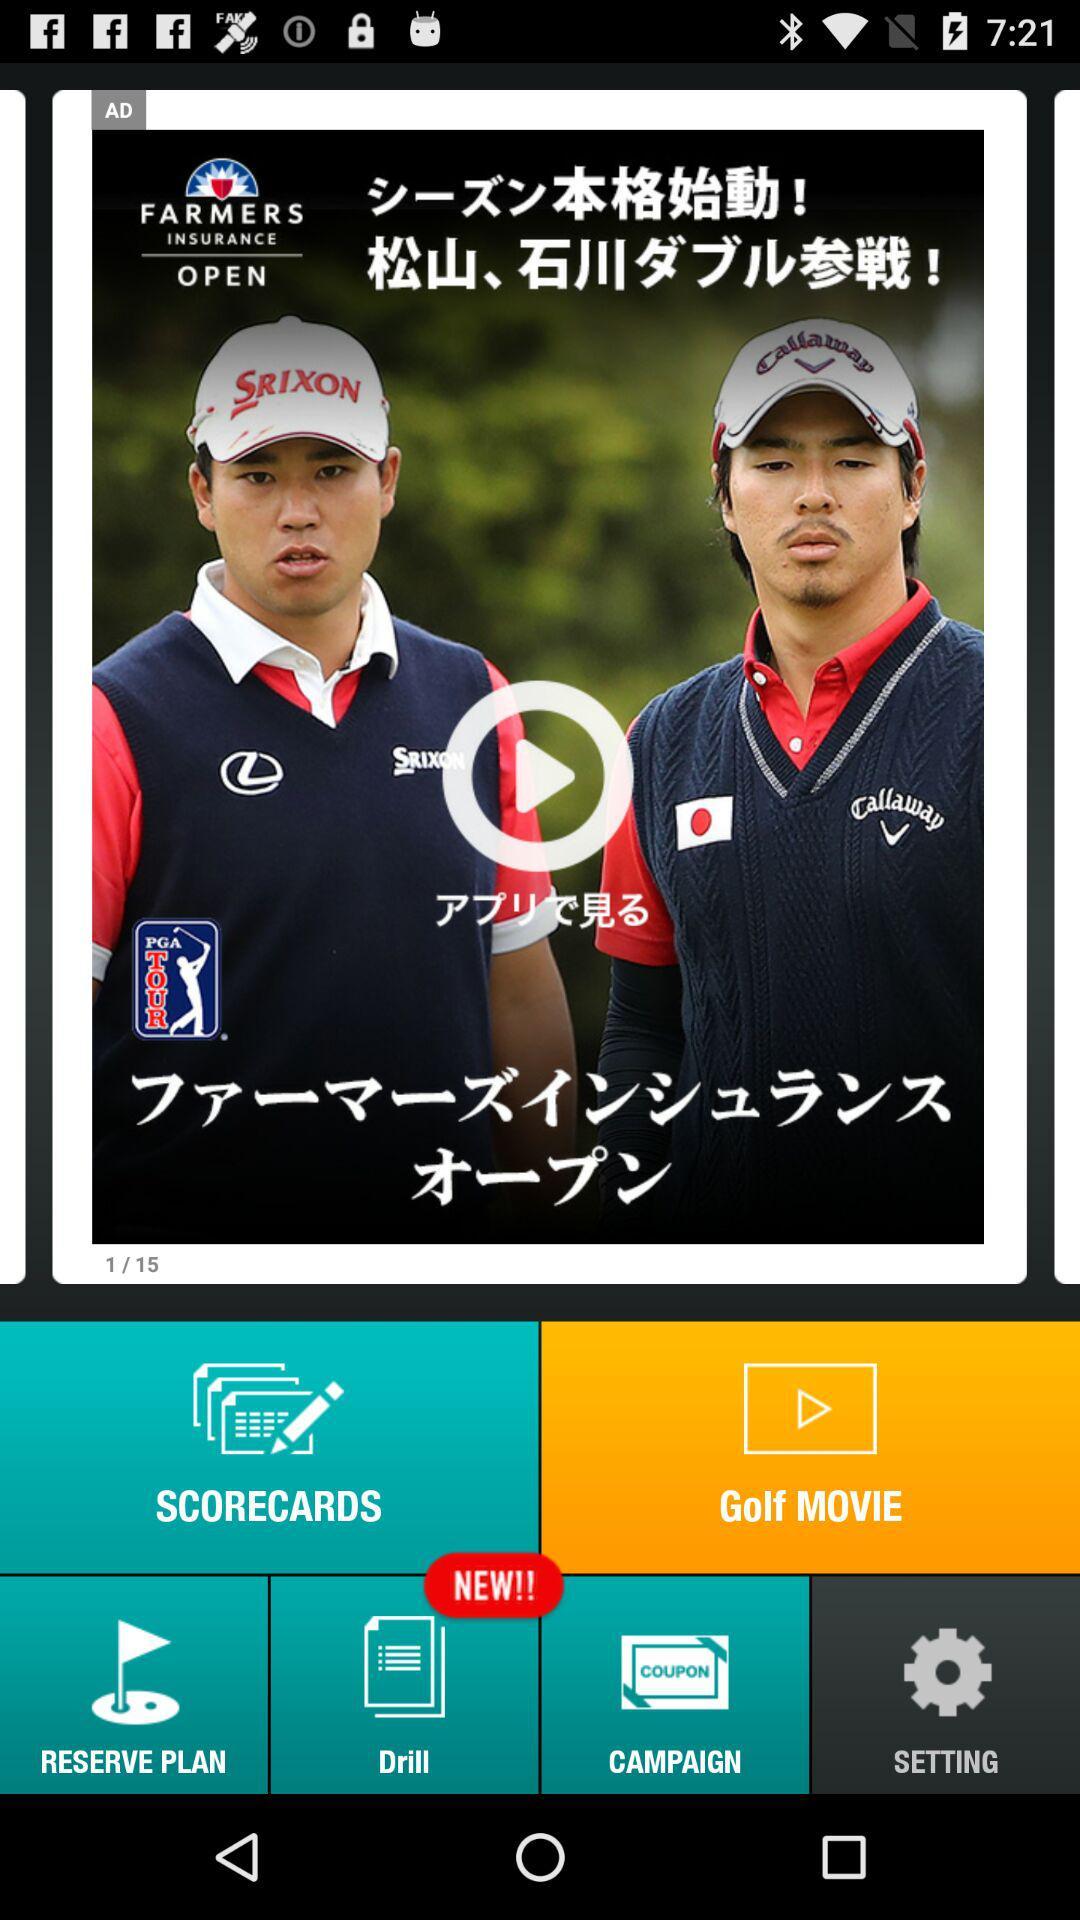 This screenshot has width=1080, height=1920. What do you see at coordinates (404, 1684) in the screenshot?
I see `the item to the left of the campaign icon` at bounding box center [404, 1684].